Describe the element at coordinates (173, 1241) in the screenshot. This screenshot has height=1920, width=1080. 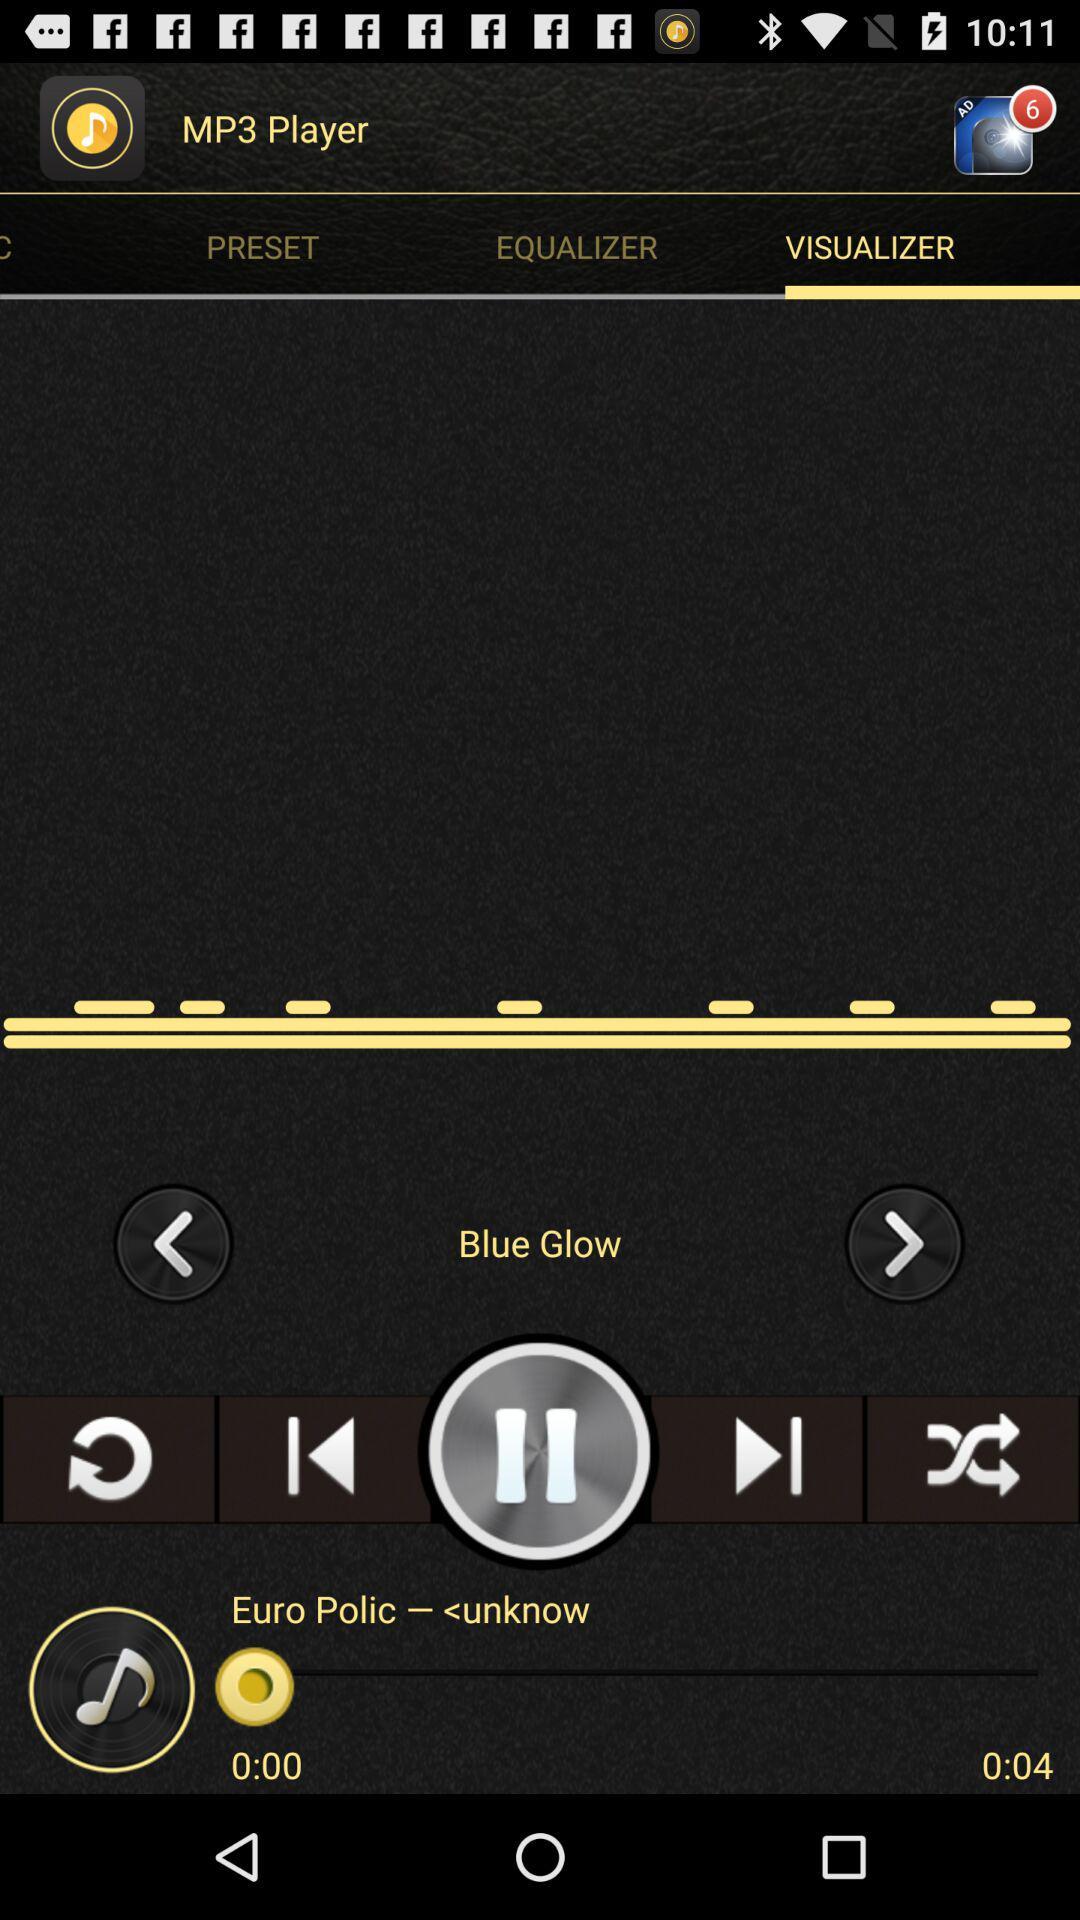
I see `the icon on the left` at that location.